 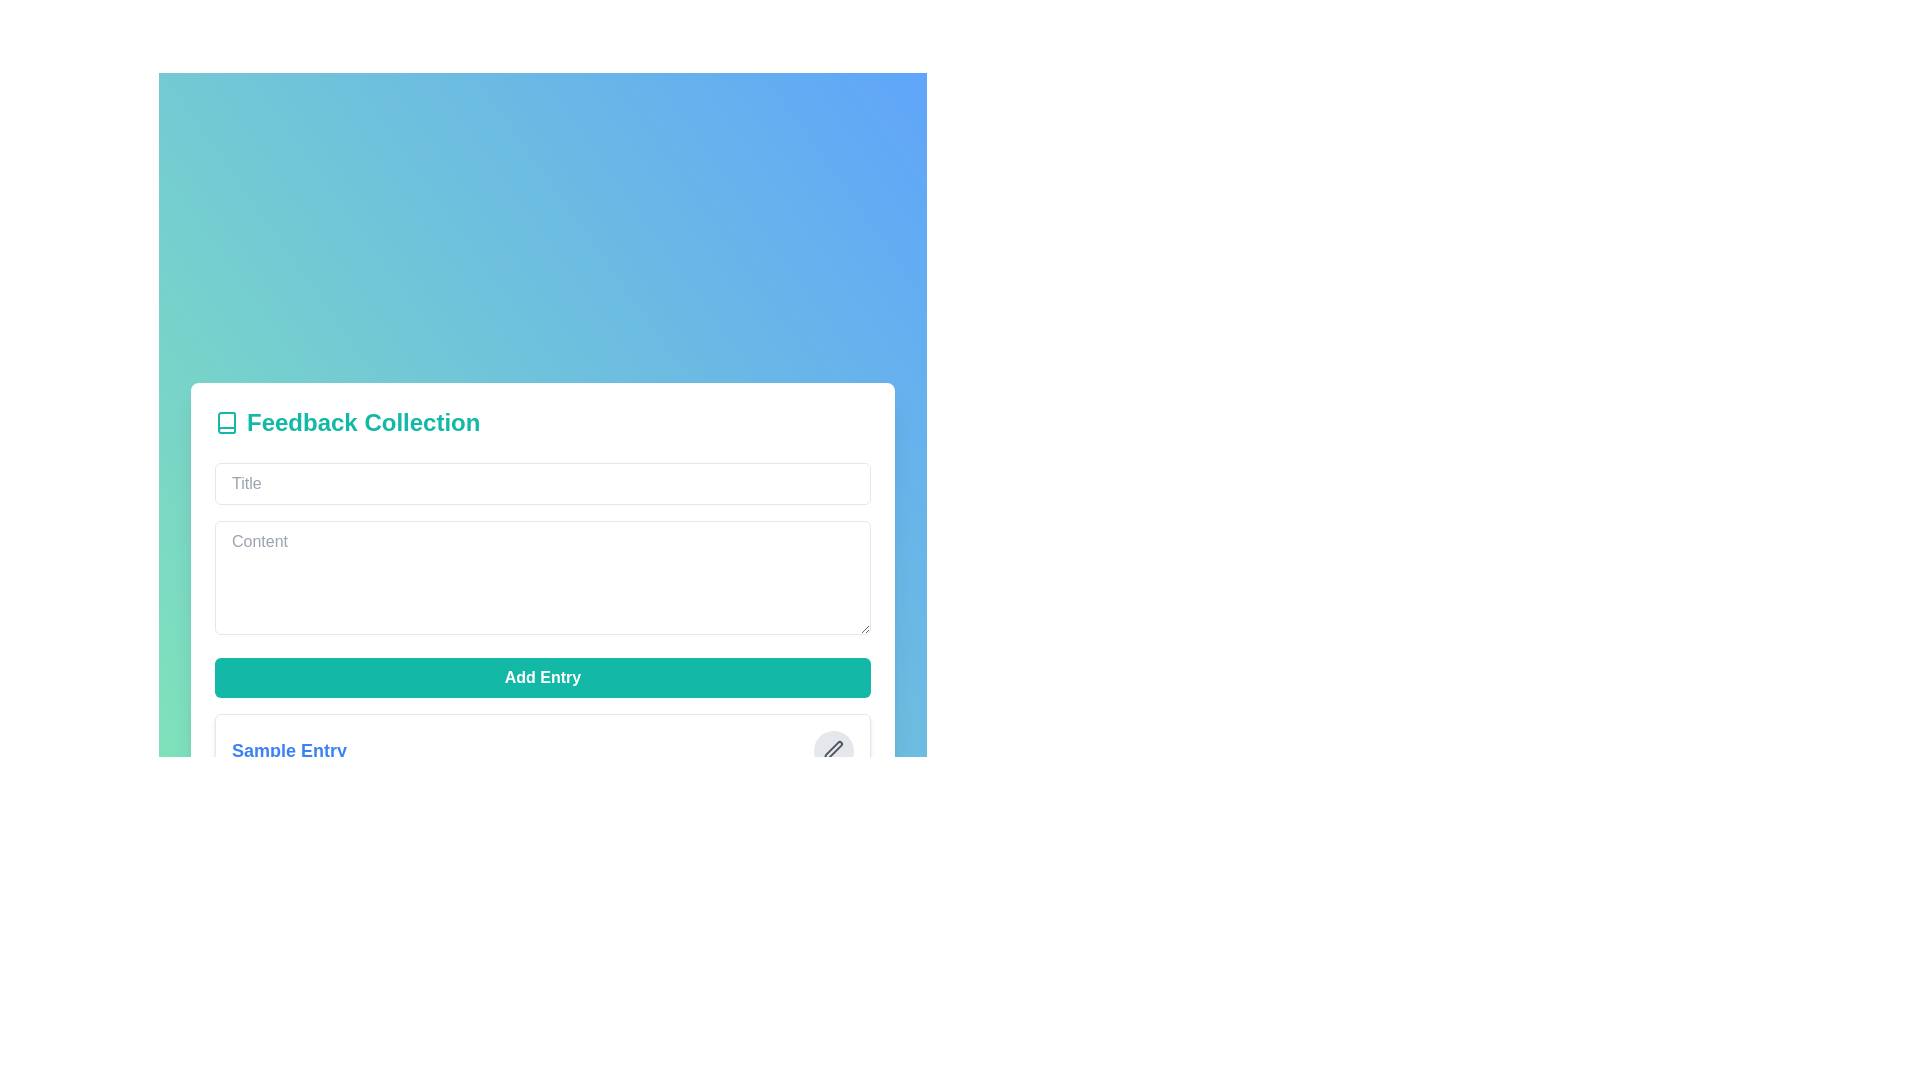 I want to click on the icon button located at the bottom-right of the 'Feedback Collection' section, adjacent to the 'Sample Entry', so click(x=834, y=749).